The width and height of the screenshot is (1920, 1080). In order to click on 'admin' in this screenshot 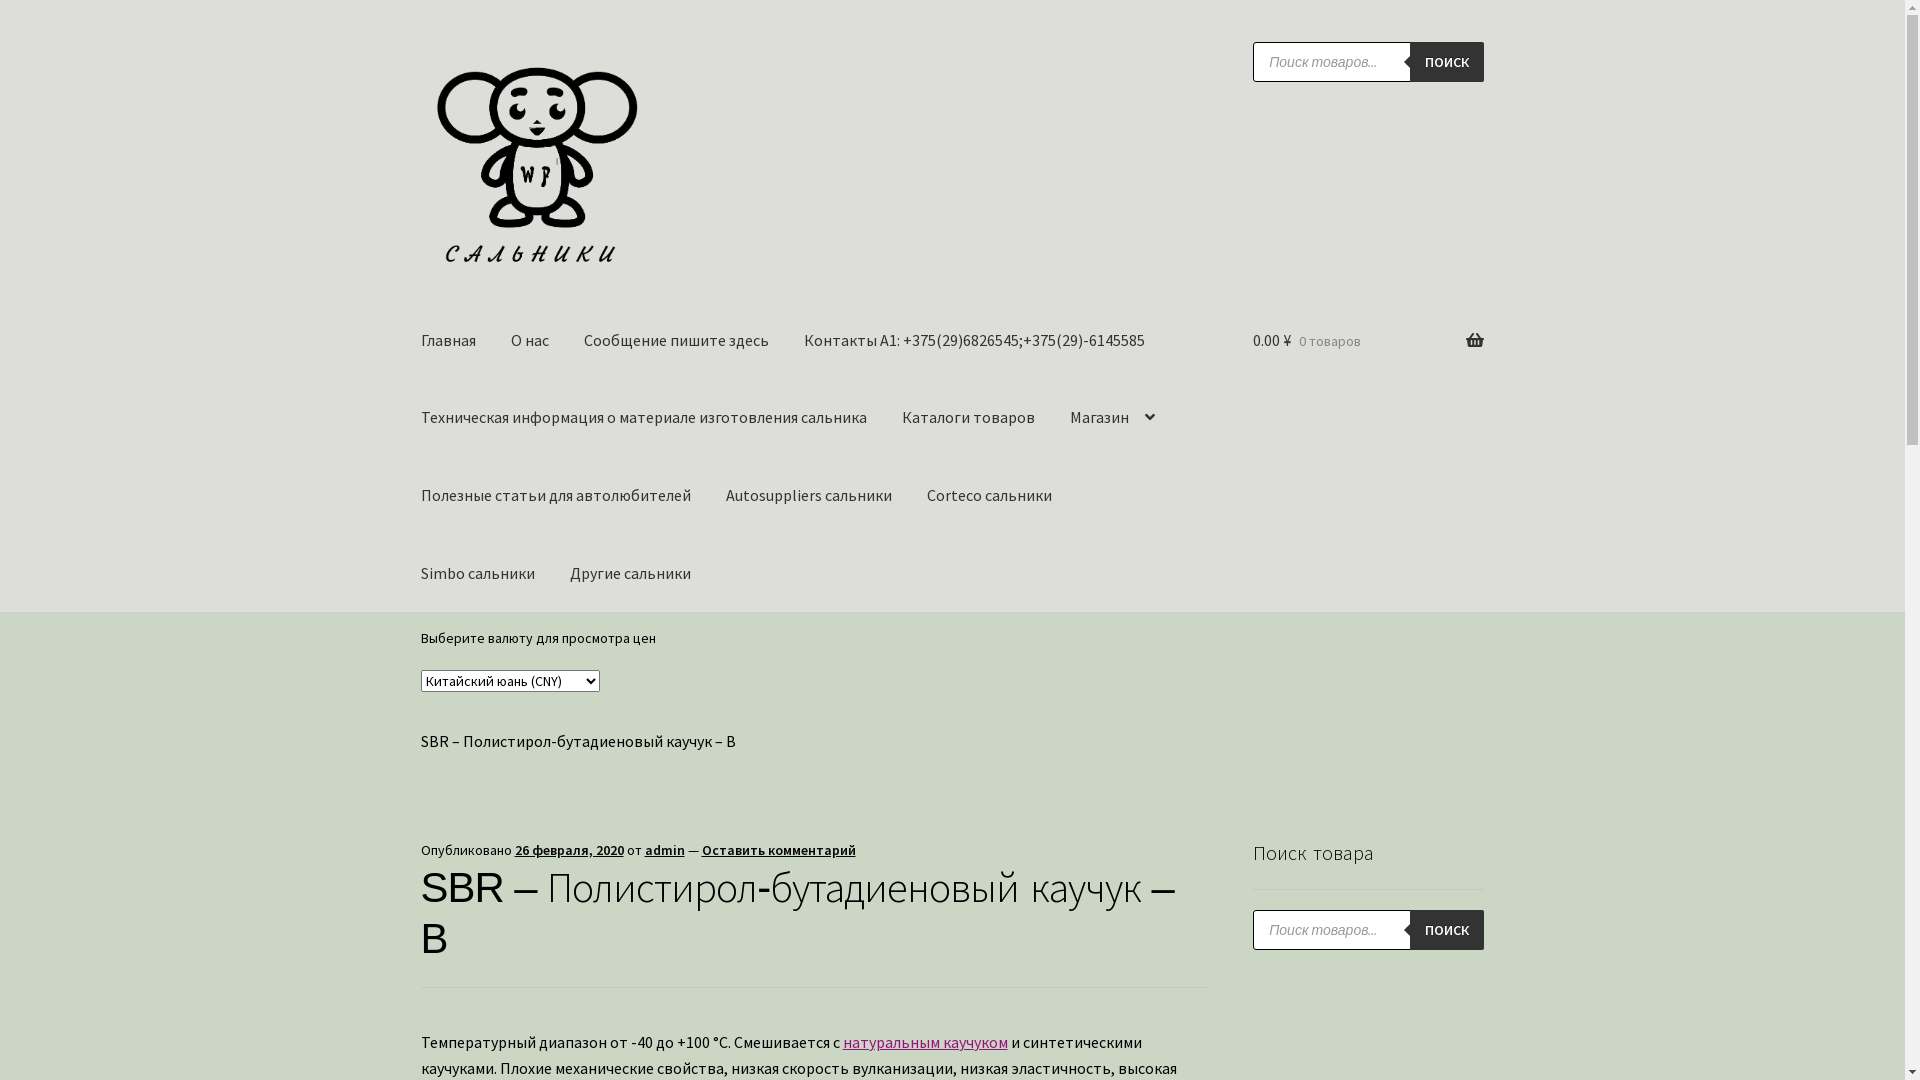, I will do `click(665, 849)`.